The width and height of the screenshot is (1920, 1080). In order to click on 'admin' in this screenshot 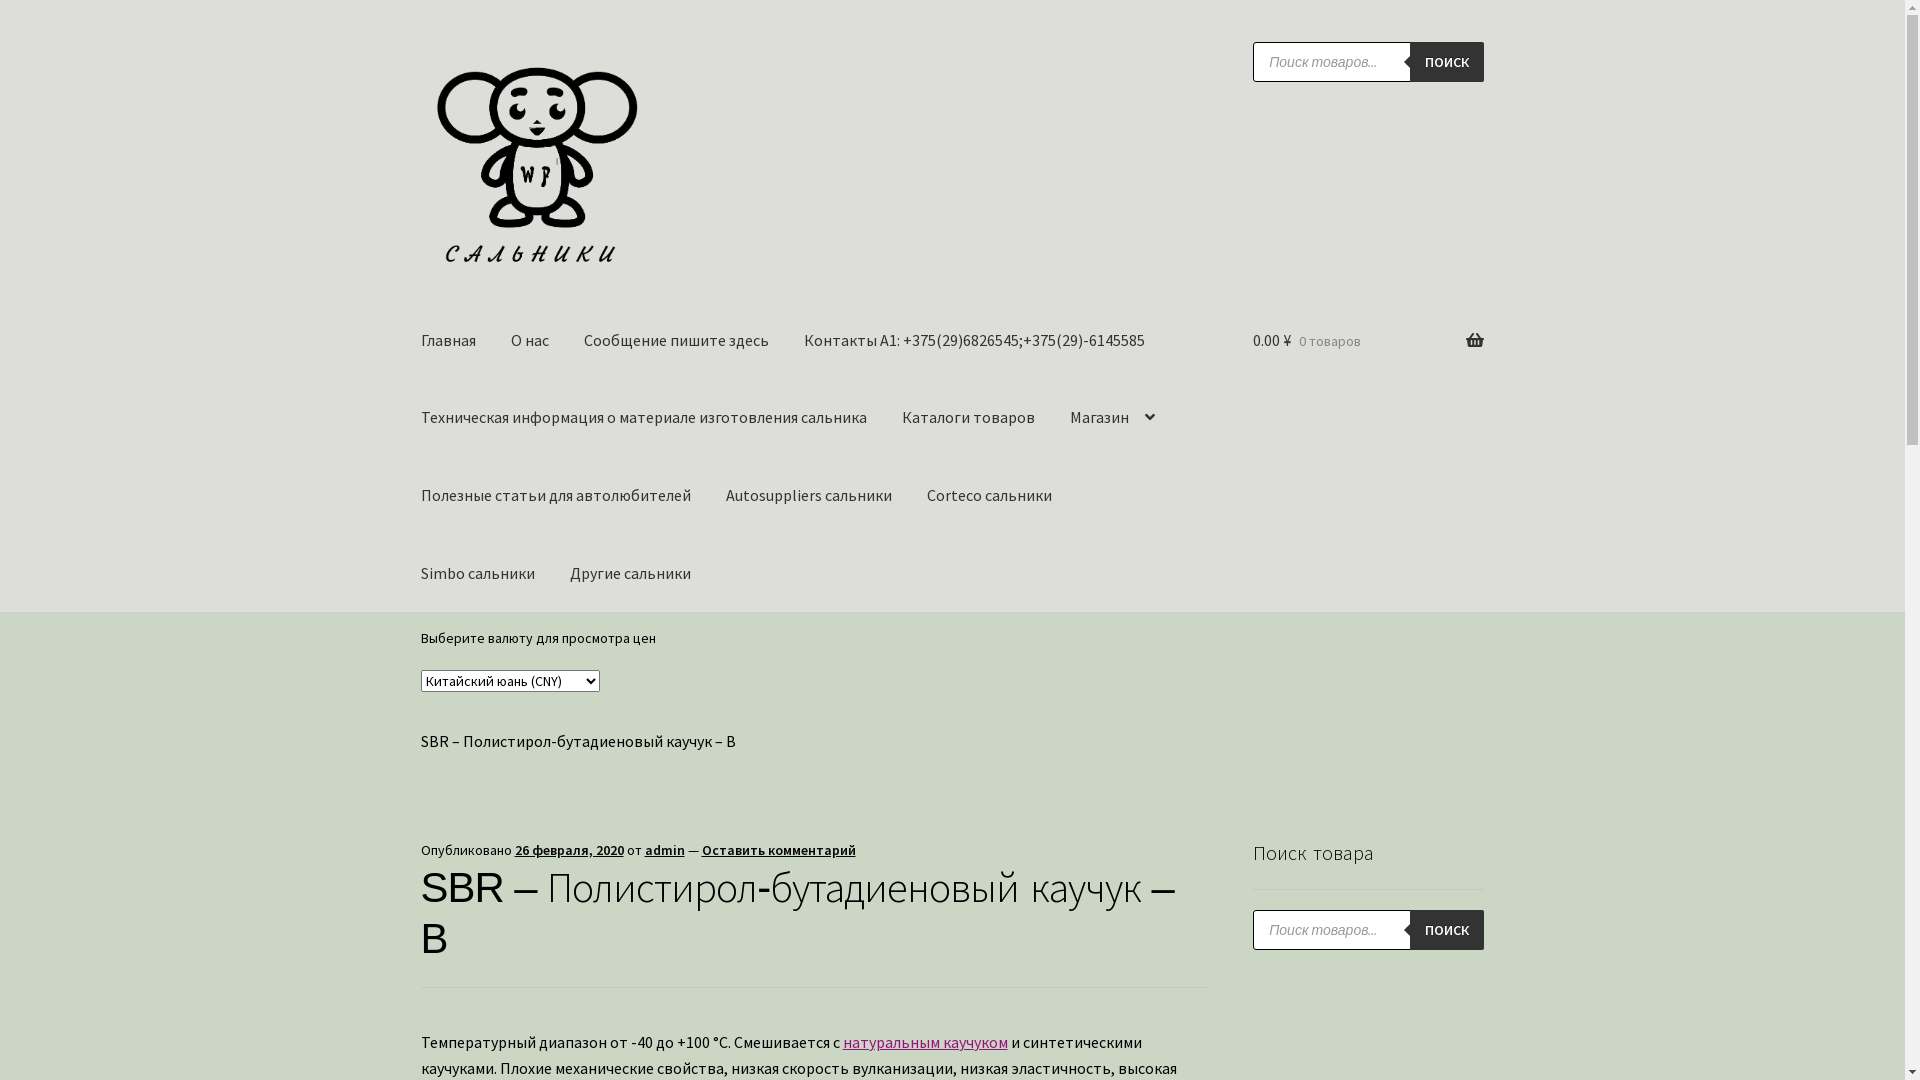, I will do `click(665, 849)`.